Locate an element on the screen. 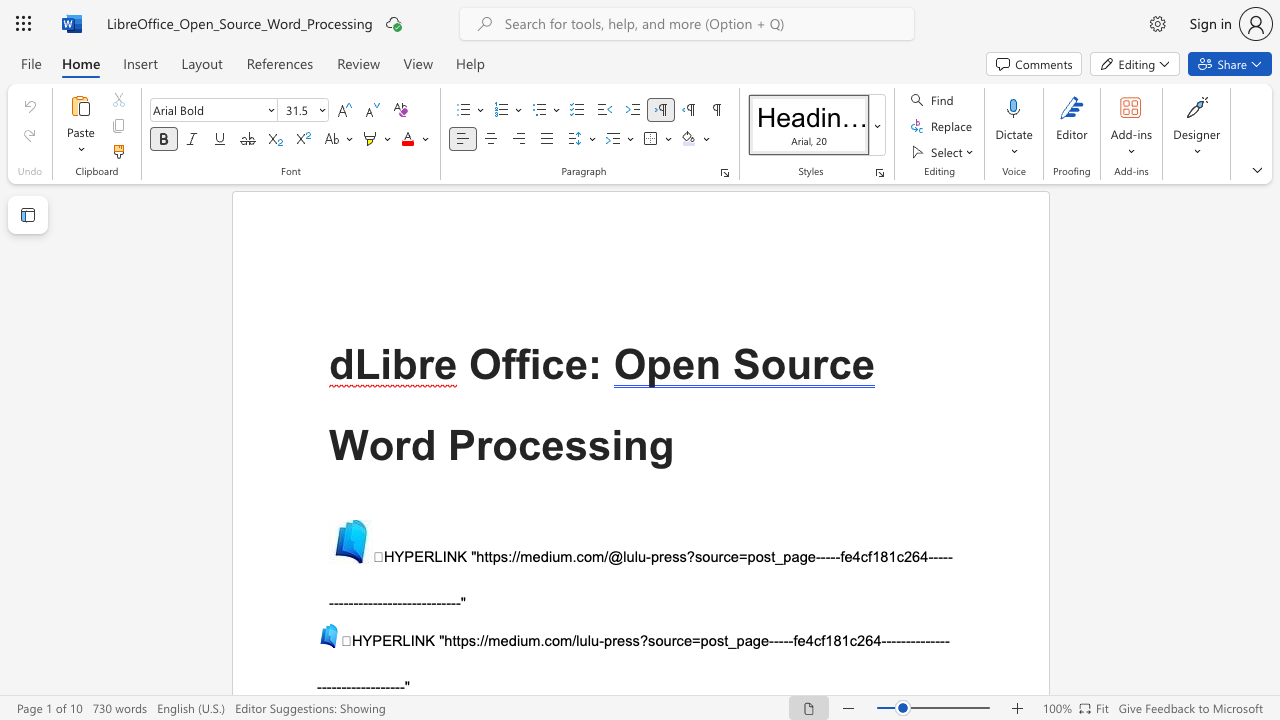 This screenshot has width=1280, height=720. the space between the continuous character "-" and "p" in the text is located at coordinates (603, 640).